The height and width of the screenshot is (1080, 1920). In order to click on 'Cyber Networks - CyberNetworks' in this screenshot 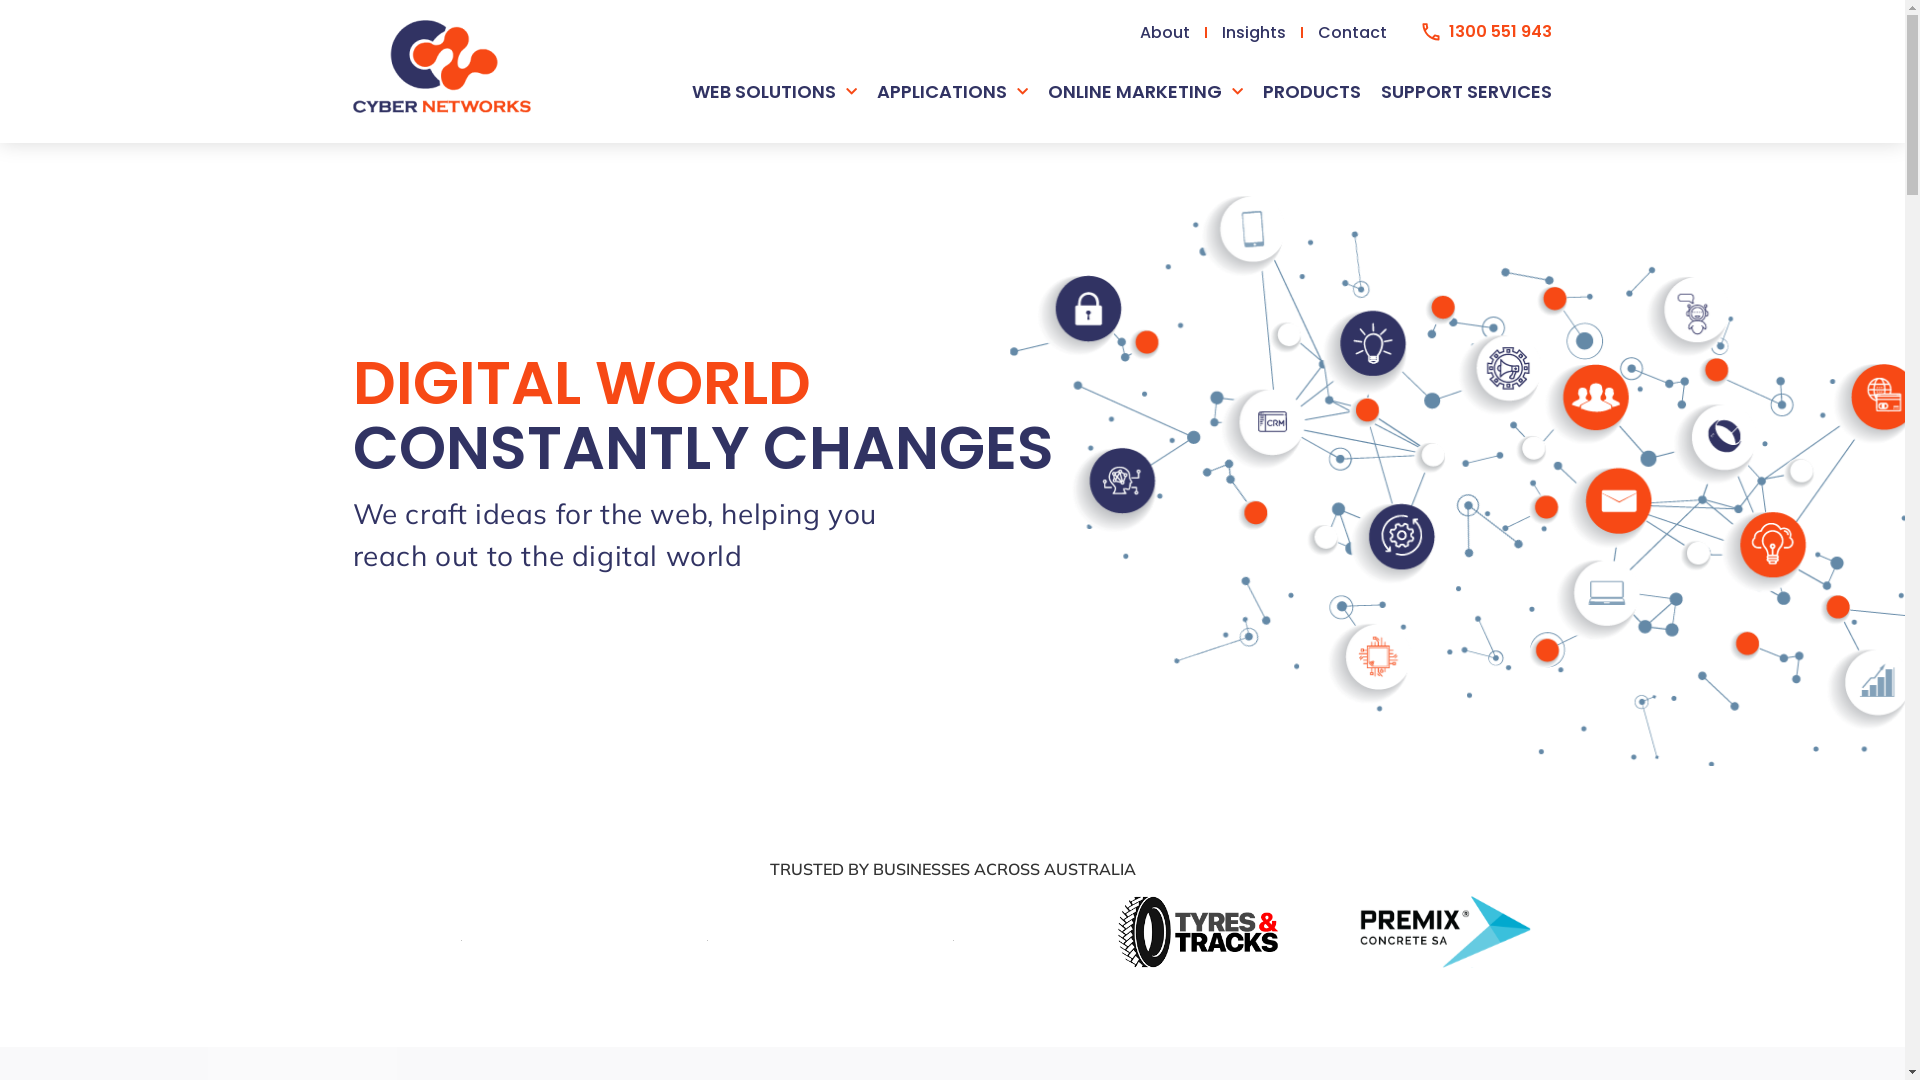, I will do `click(440, 65)`.